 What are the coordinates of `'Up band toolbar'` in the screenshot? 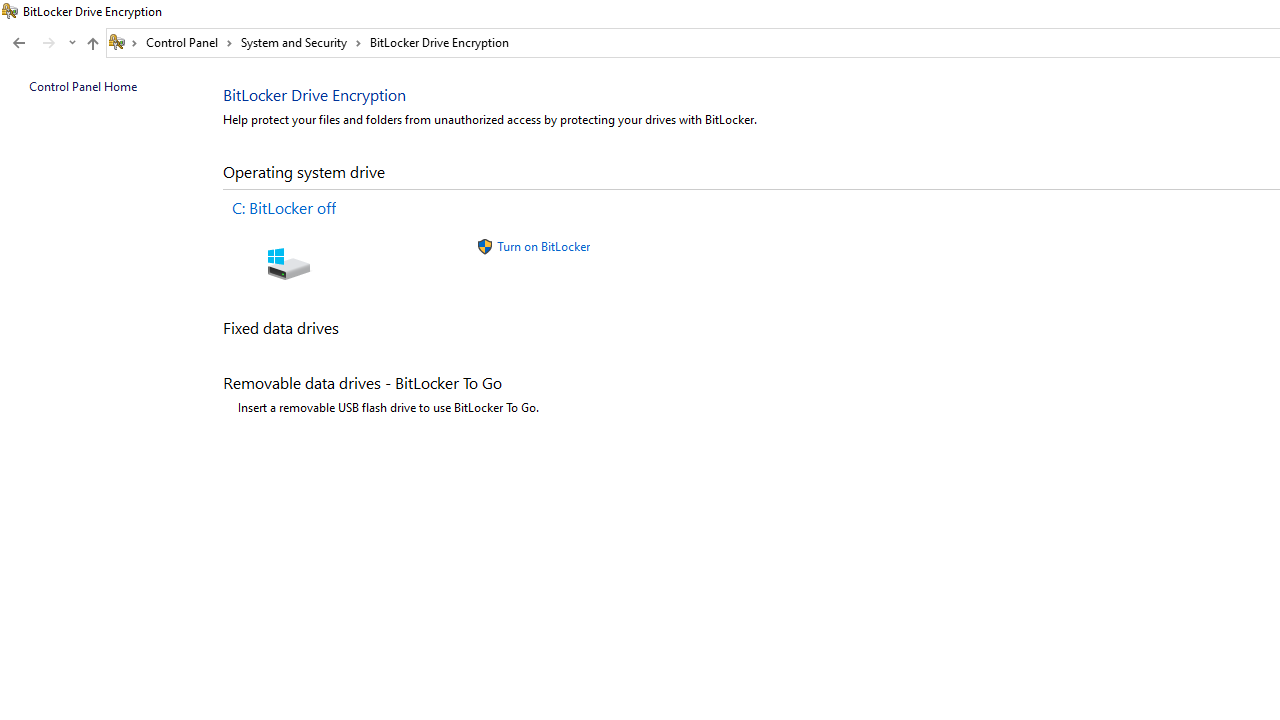 It's located at (91, 45).